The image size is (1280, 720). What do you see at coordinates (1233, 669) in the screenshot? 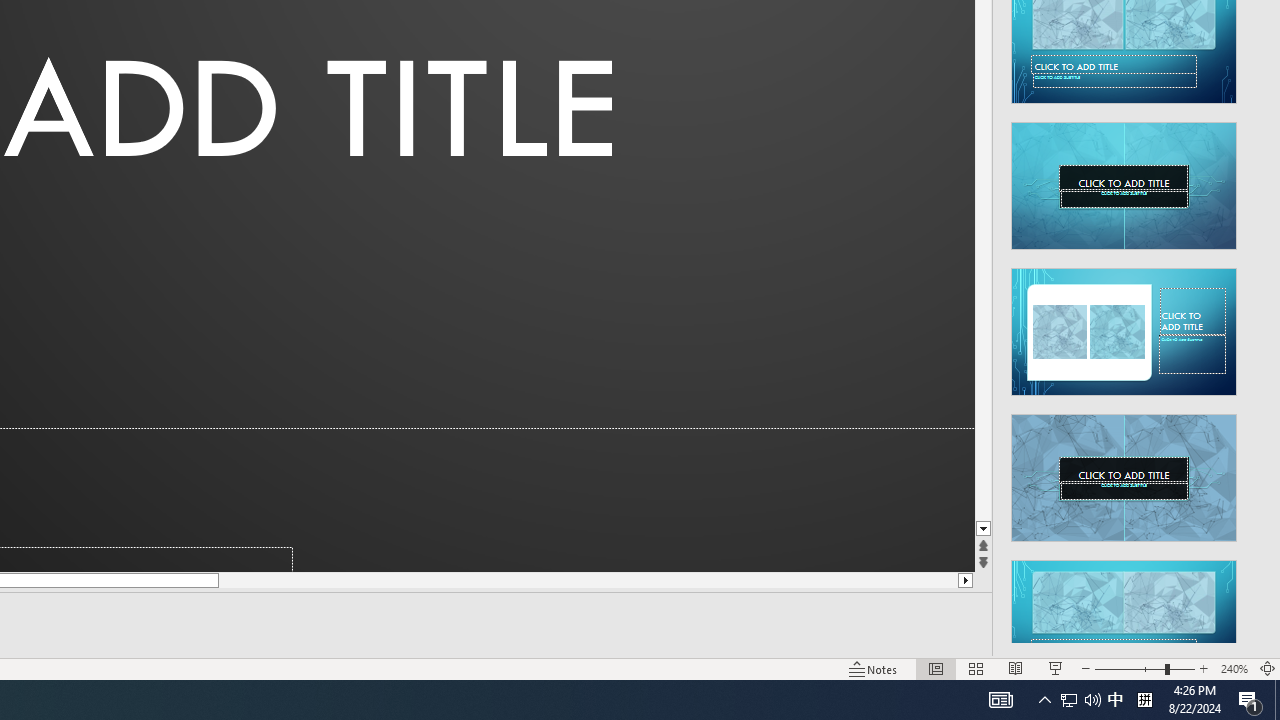
I see `'Zoom 240%'` at bounding box center [1233, 669].